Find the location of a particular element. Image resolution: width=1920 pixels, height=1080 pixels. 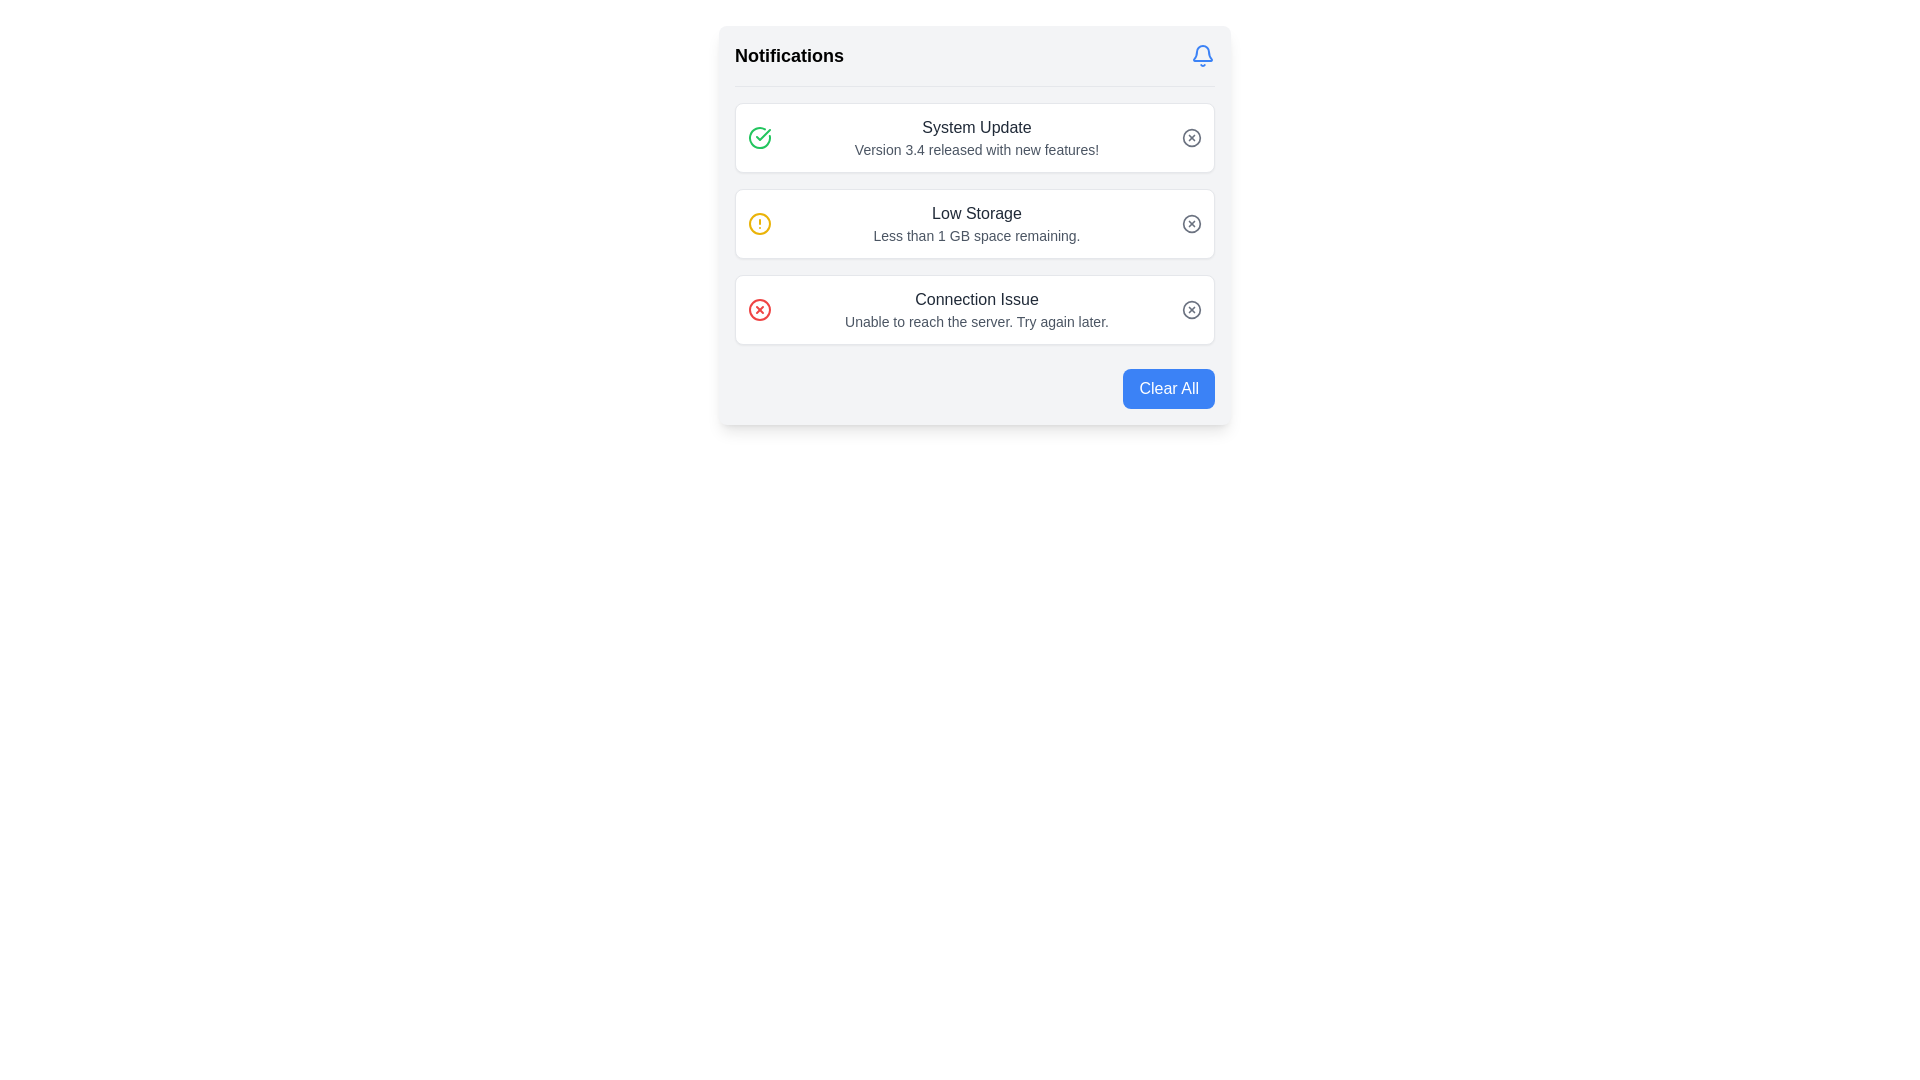

the static text label displaying 'Connection Issue' and 'Unable to reach the server. Try again later.' which is the third notification in the list is located at coordinates (977, 309).